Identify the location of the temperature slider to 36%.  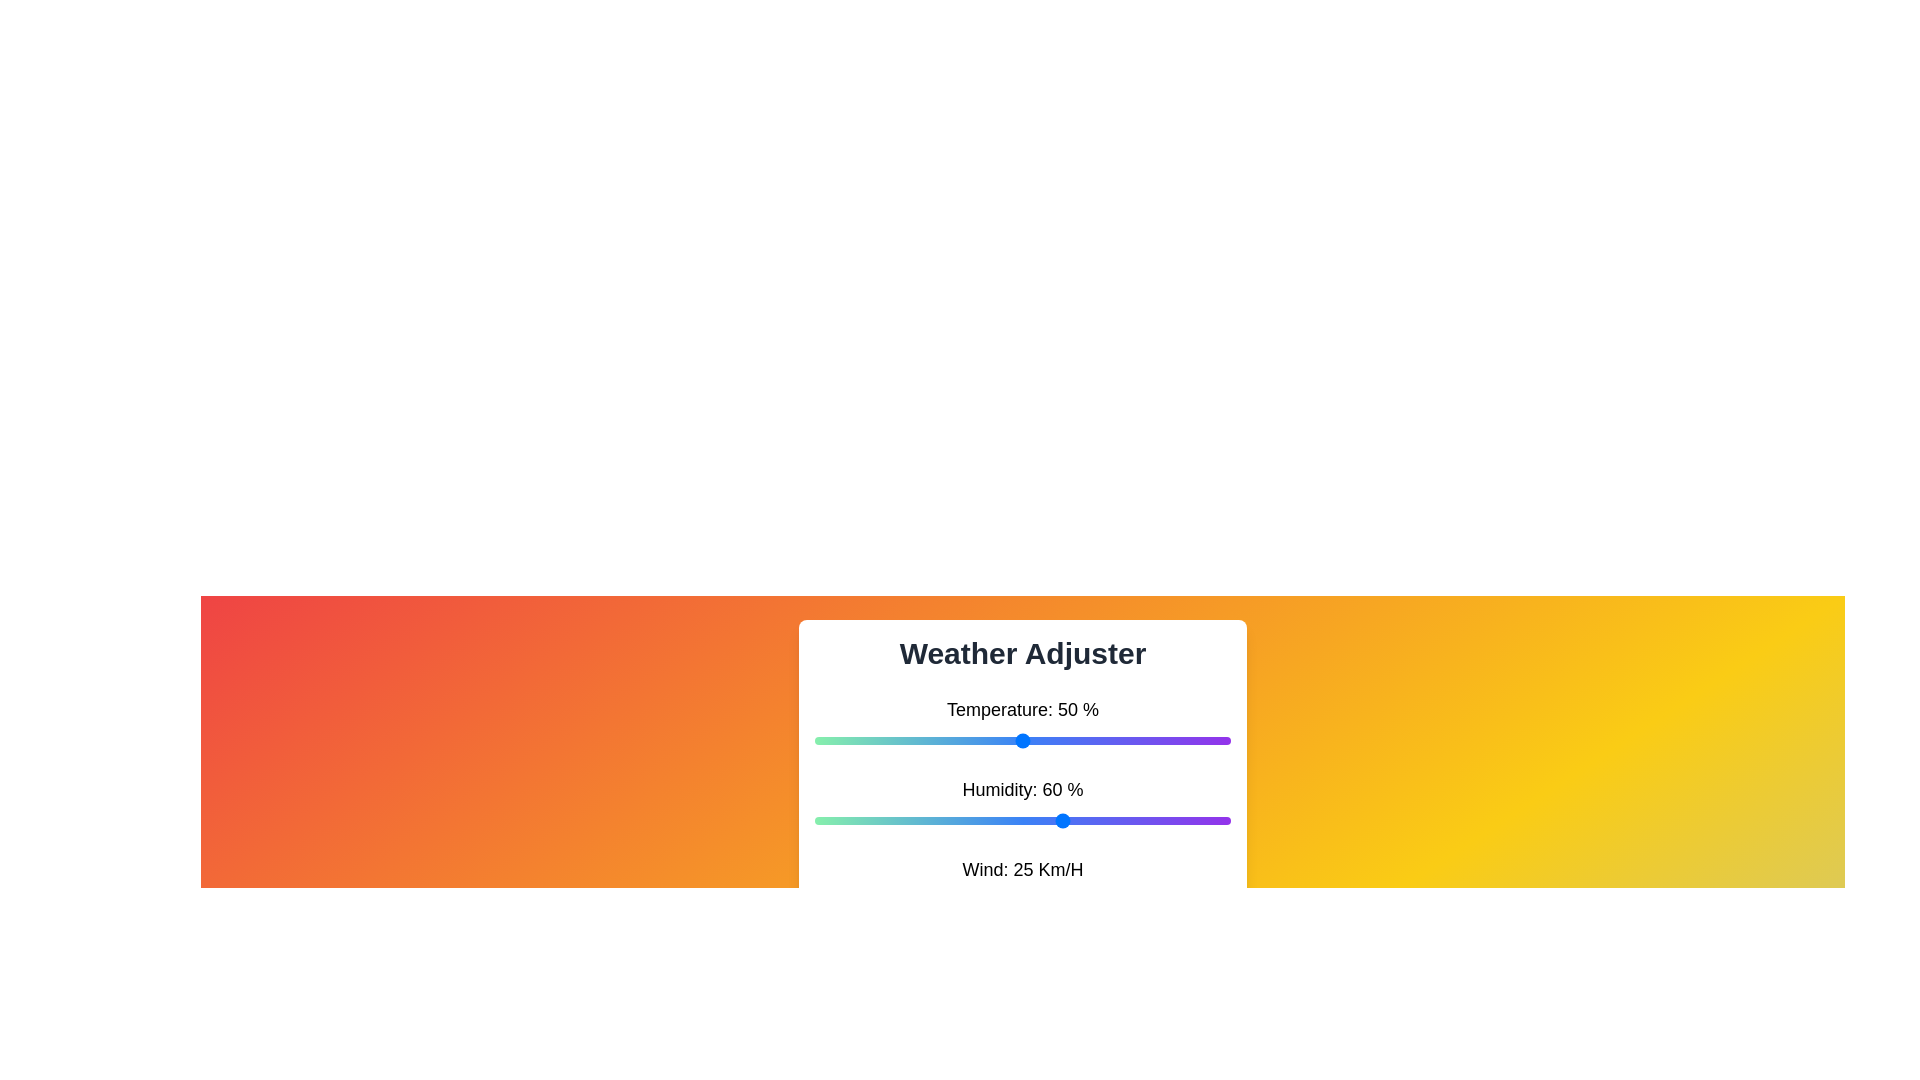
(964, 740).